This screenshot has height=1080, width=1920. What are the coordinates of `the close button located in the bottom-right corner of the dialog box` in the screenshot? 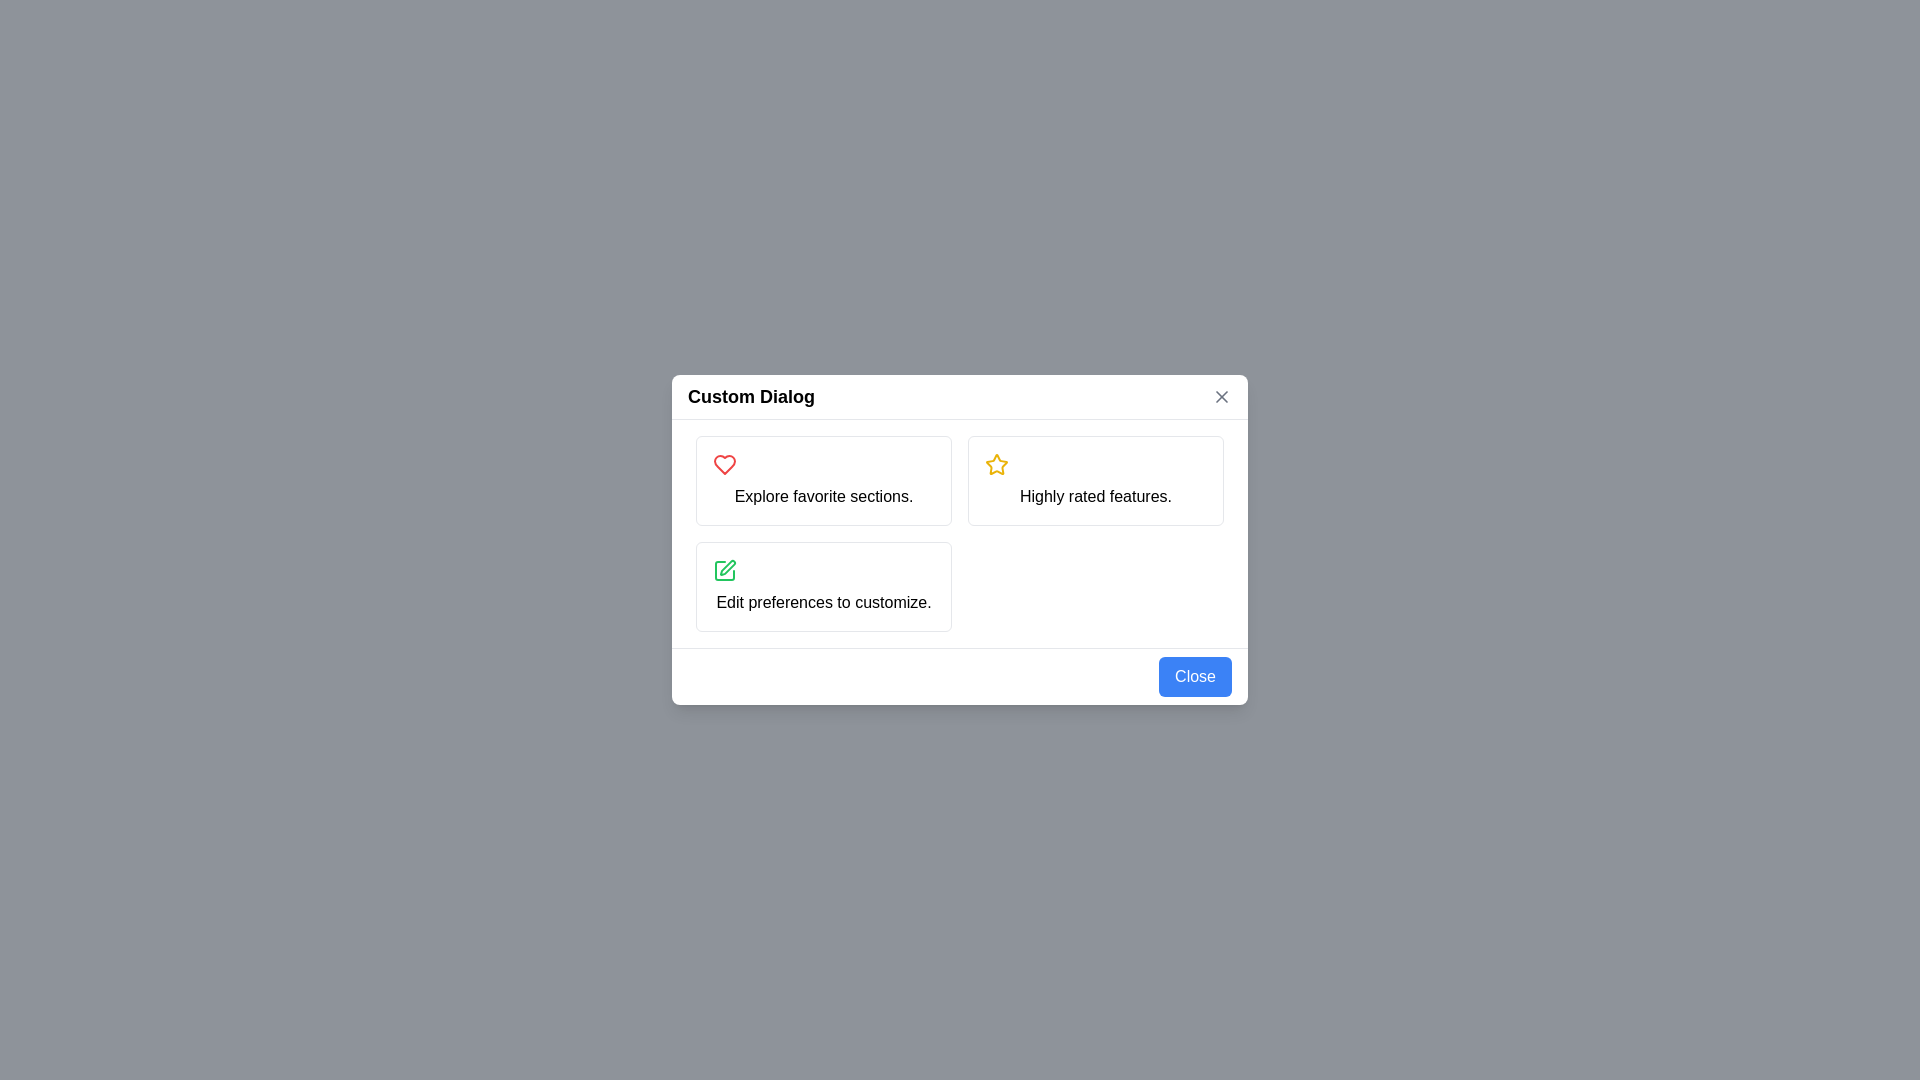 It's located at (1195, 676).